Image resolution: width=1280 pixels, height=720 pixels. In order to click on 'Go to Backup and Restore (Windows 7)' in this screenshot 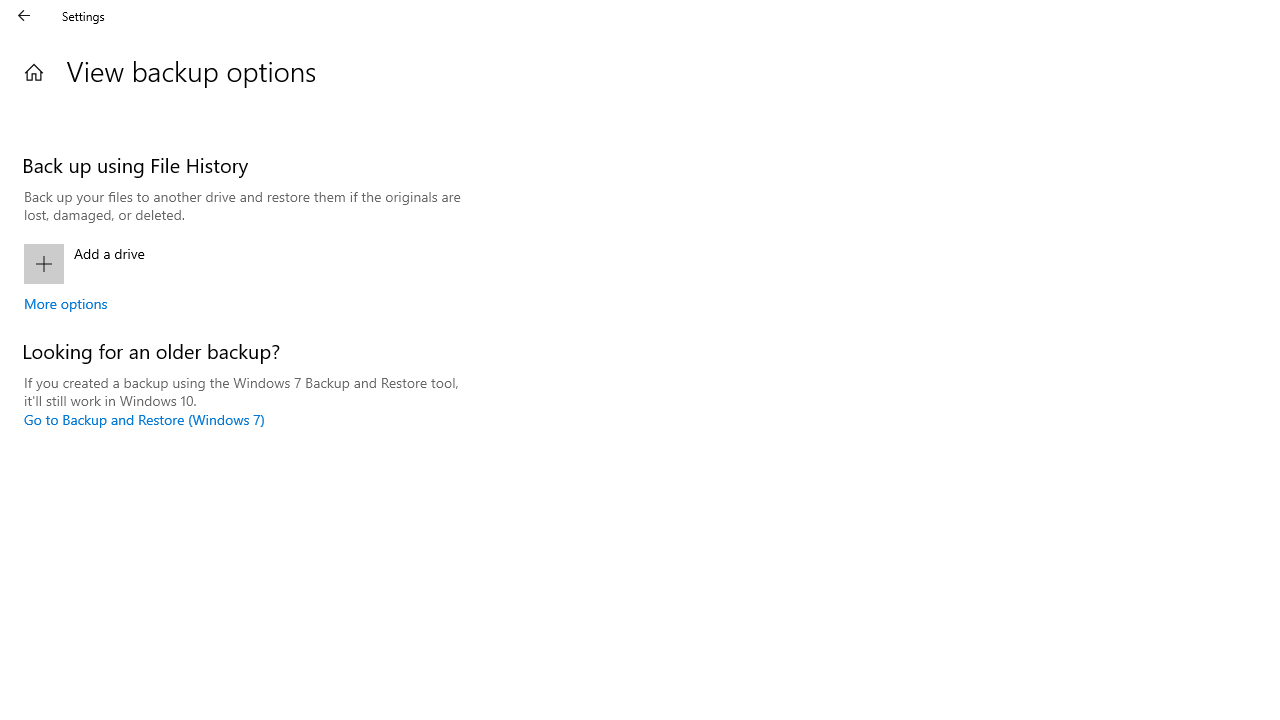, I will do `click(143, 418)`.